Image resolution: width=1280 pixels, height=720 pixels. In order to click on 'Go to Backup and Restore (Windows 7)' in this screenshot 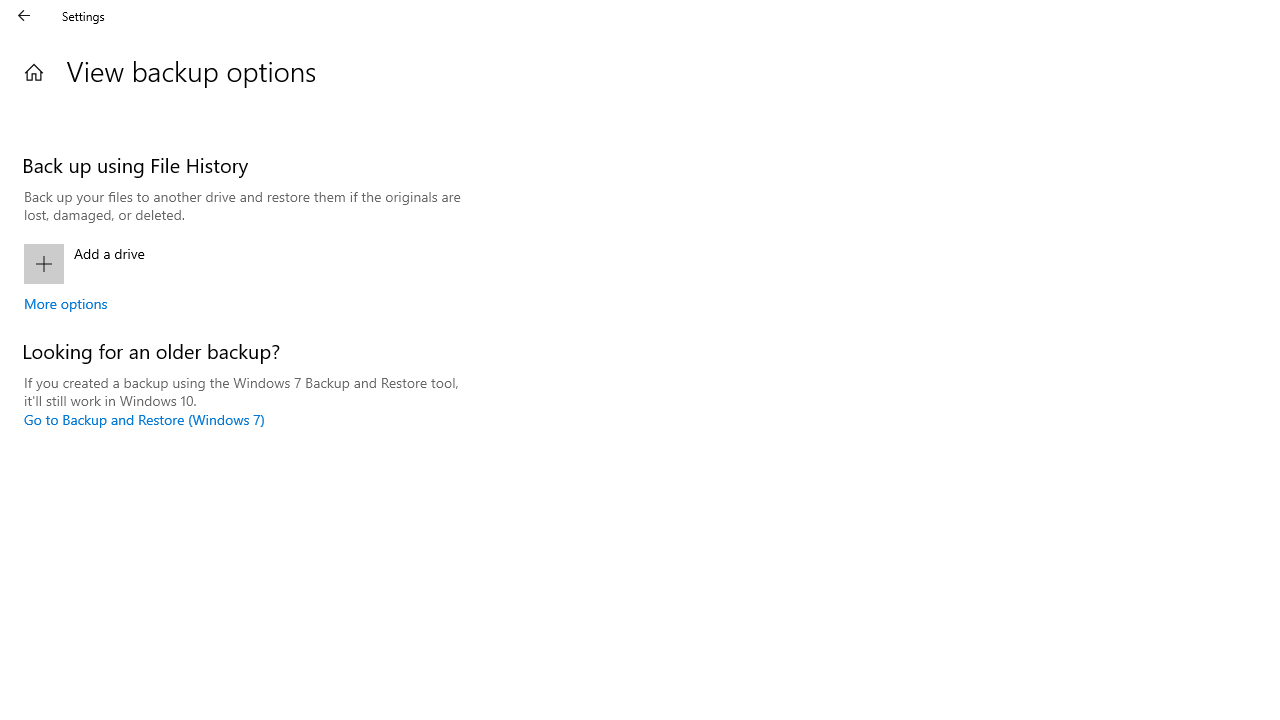, I will do `click(143, 418)`.